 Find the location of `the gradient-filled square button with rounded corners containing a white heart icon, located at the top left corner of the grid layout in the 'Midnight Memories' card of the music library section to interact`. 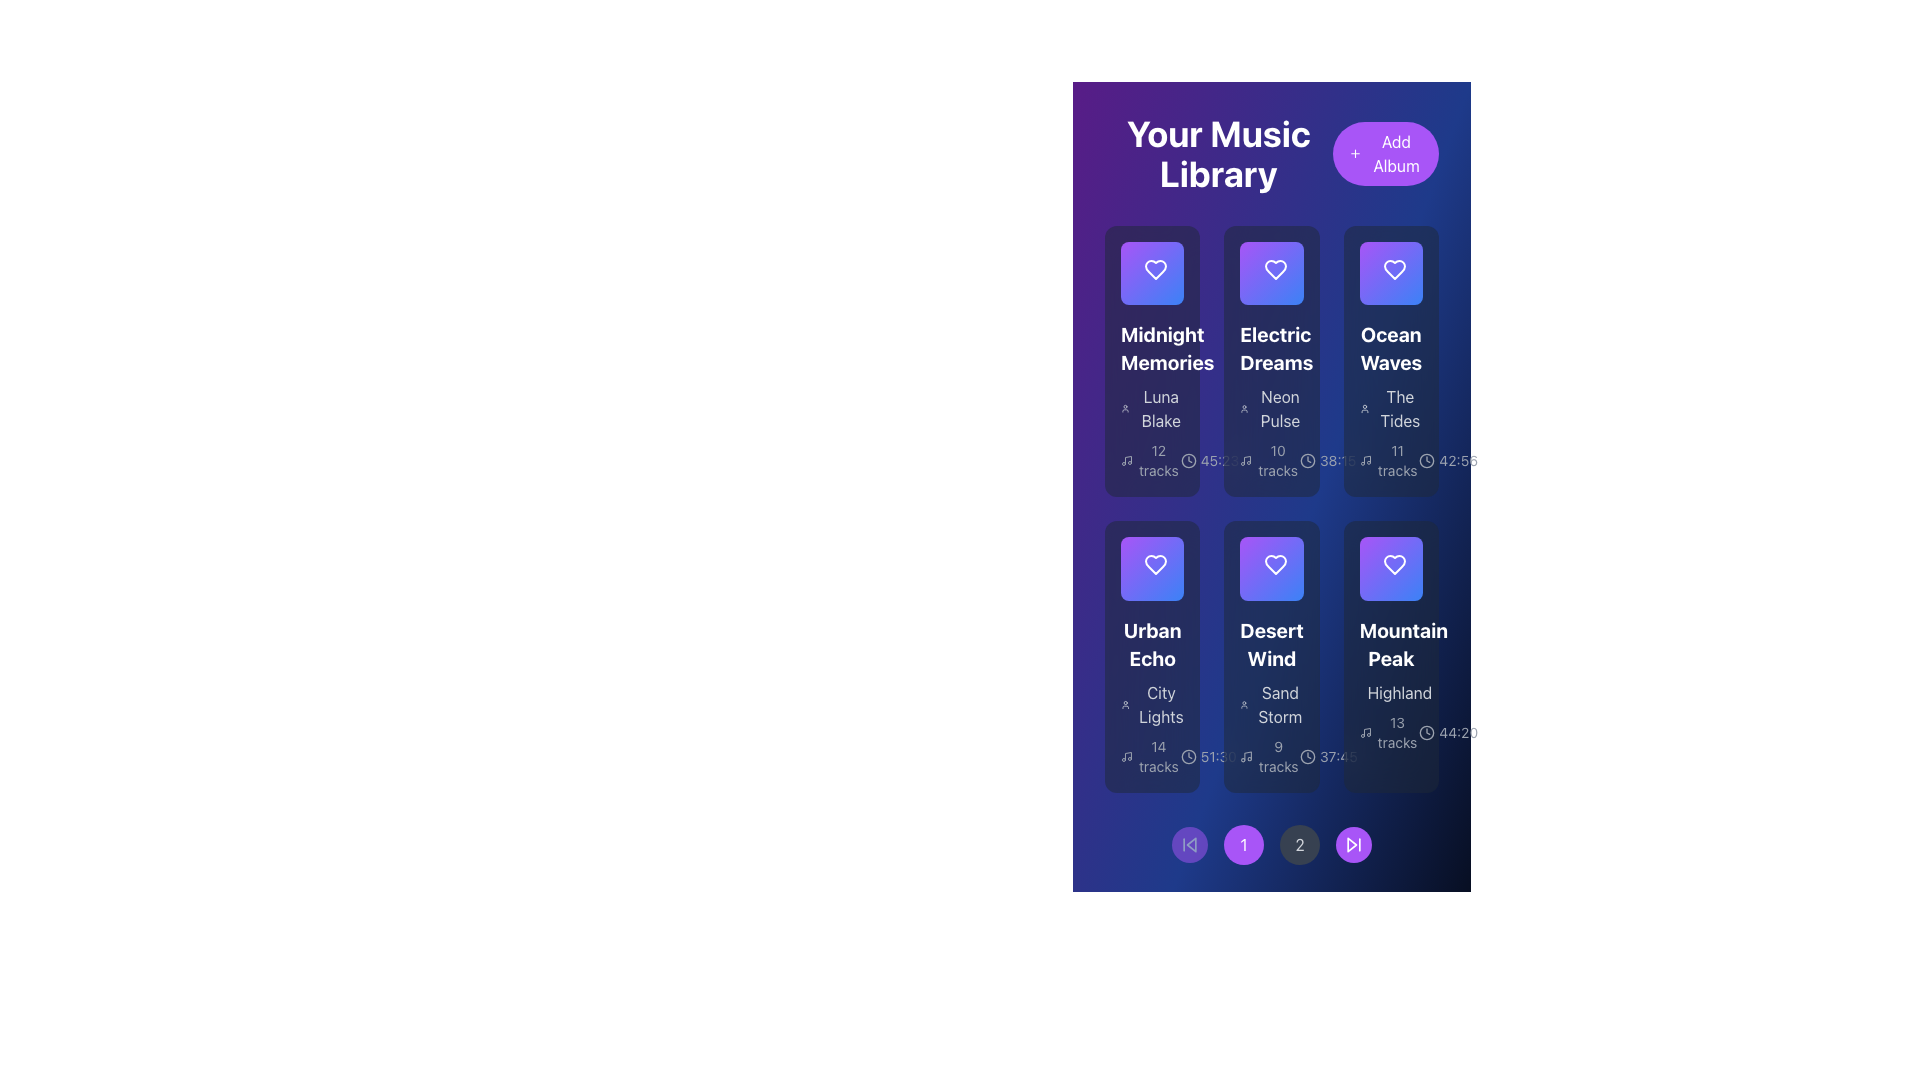

the gradient-filled square button with rounded corners containing a white heart icon, located at the top left corner of the grid layout in the 'Midnight Memories' card of the music library section to interact is located at coordinates (1152, 273).